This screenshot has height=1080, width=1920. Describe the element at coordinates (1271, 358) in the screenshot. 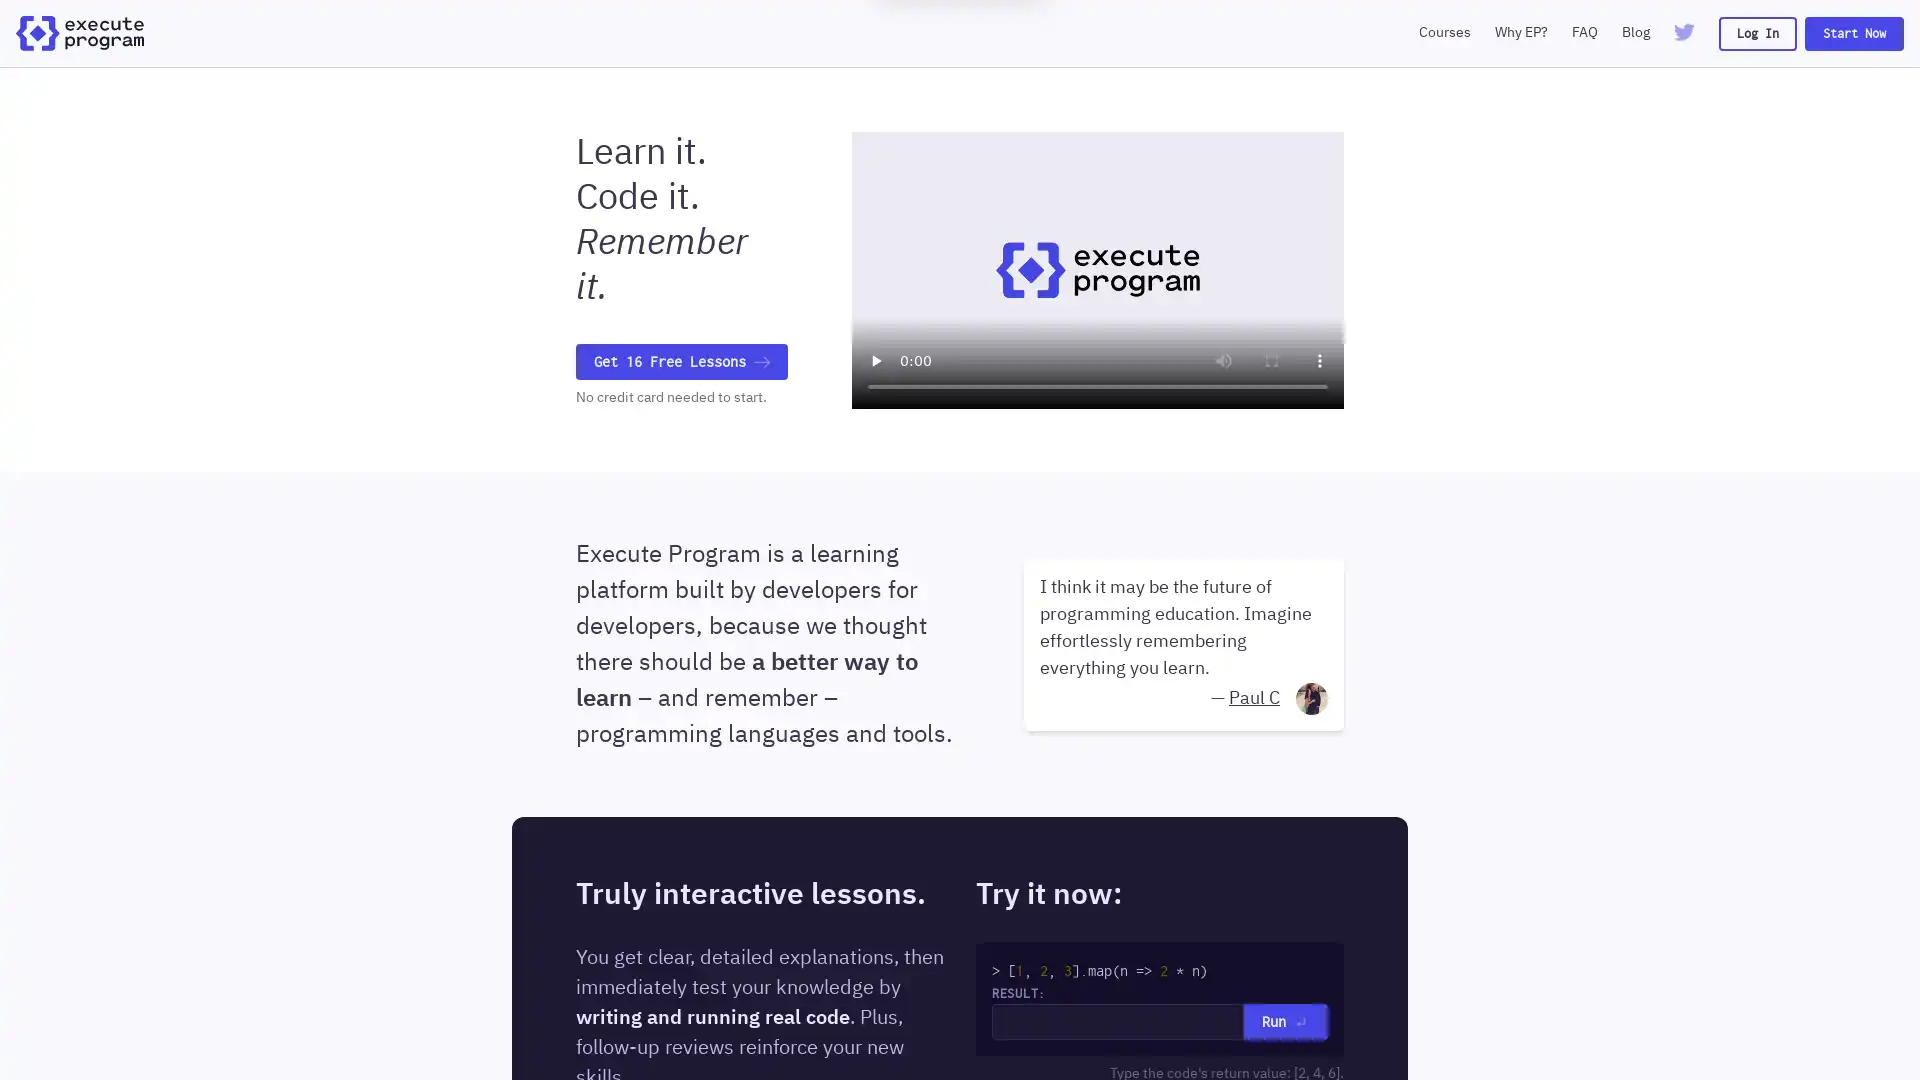

I see `enter full screen` at that location.